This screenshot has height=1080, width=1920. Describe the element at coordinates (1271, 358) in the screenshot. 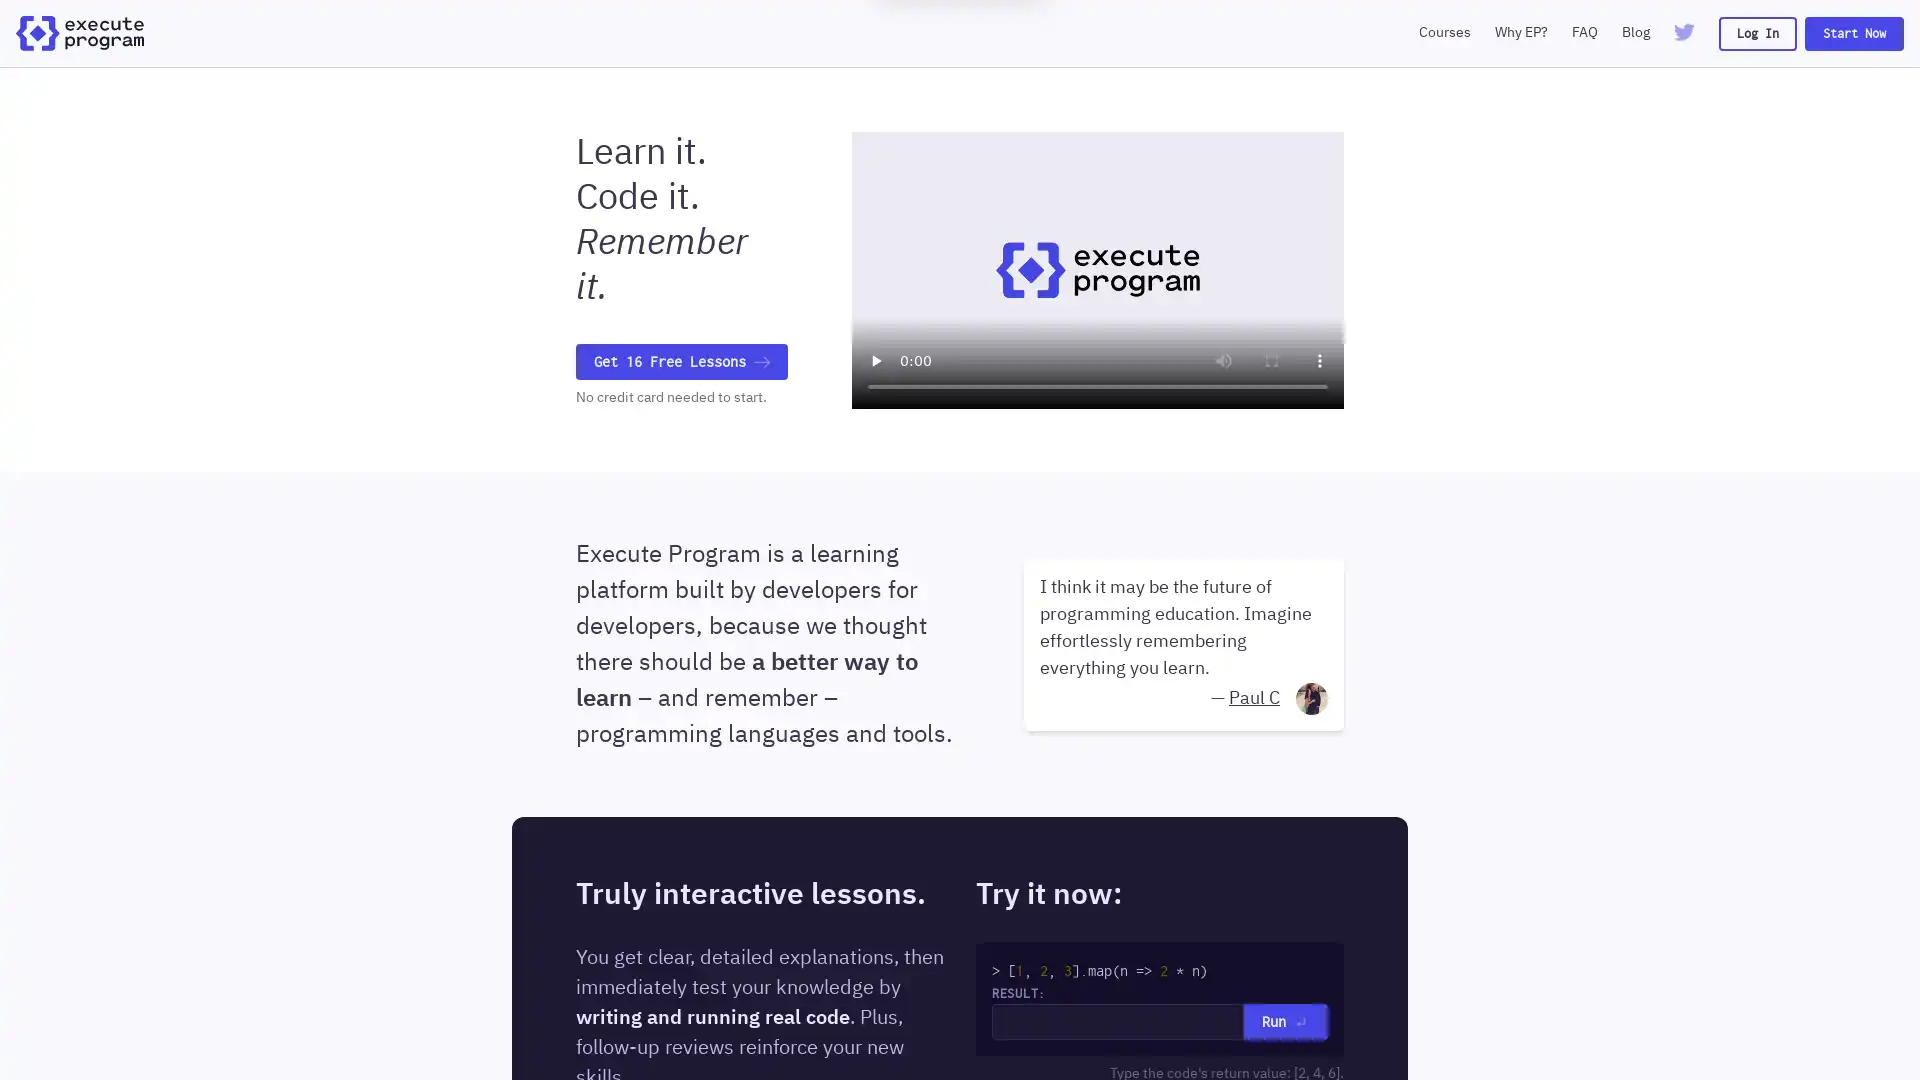

I see `enter full screen` at that location.